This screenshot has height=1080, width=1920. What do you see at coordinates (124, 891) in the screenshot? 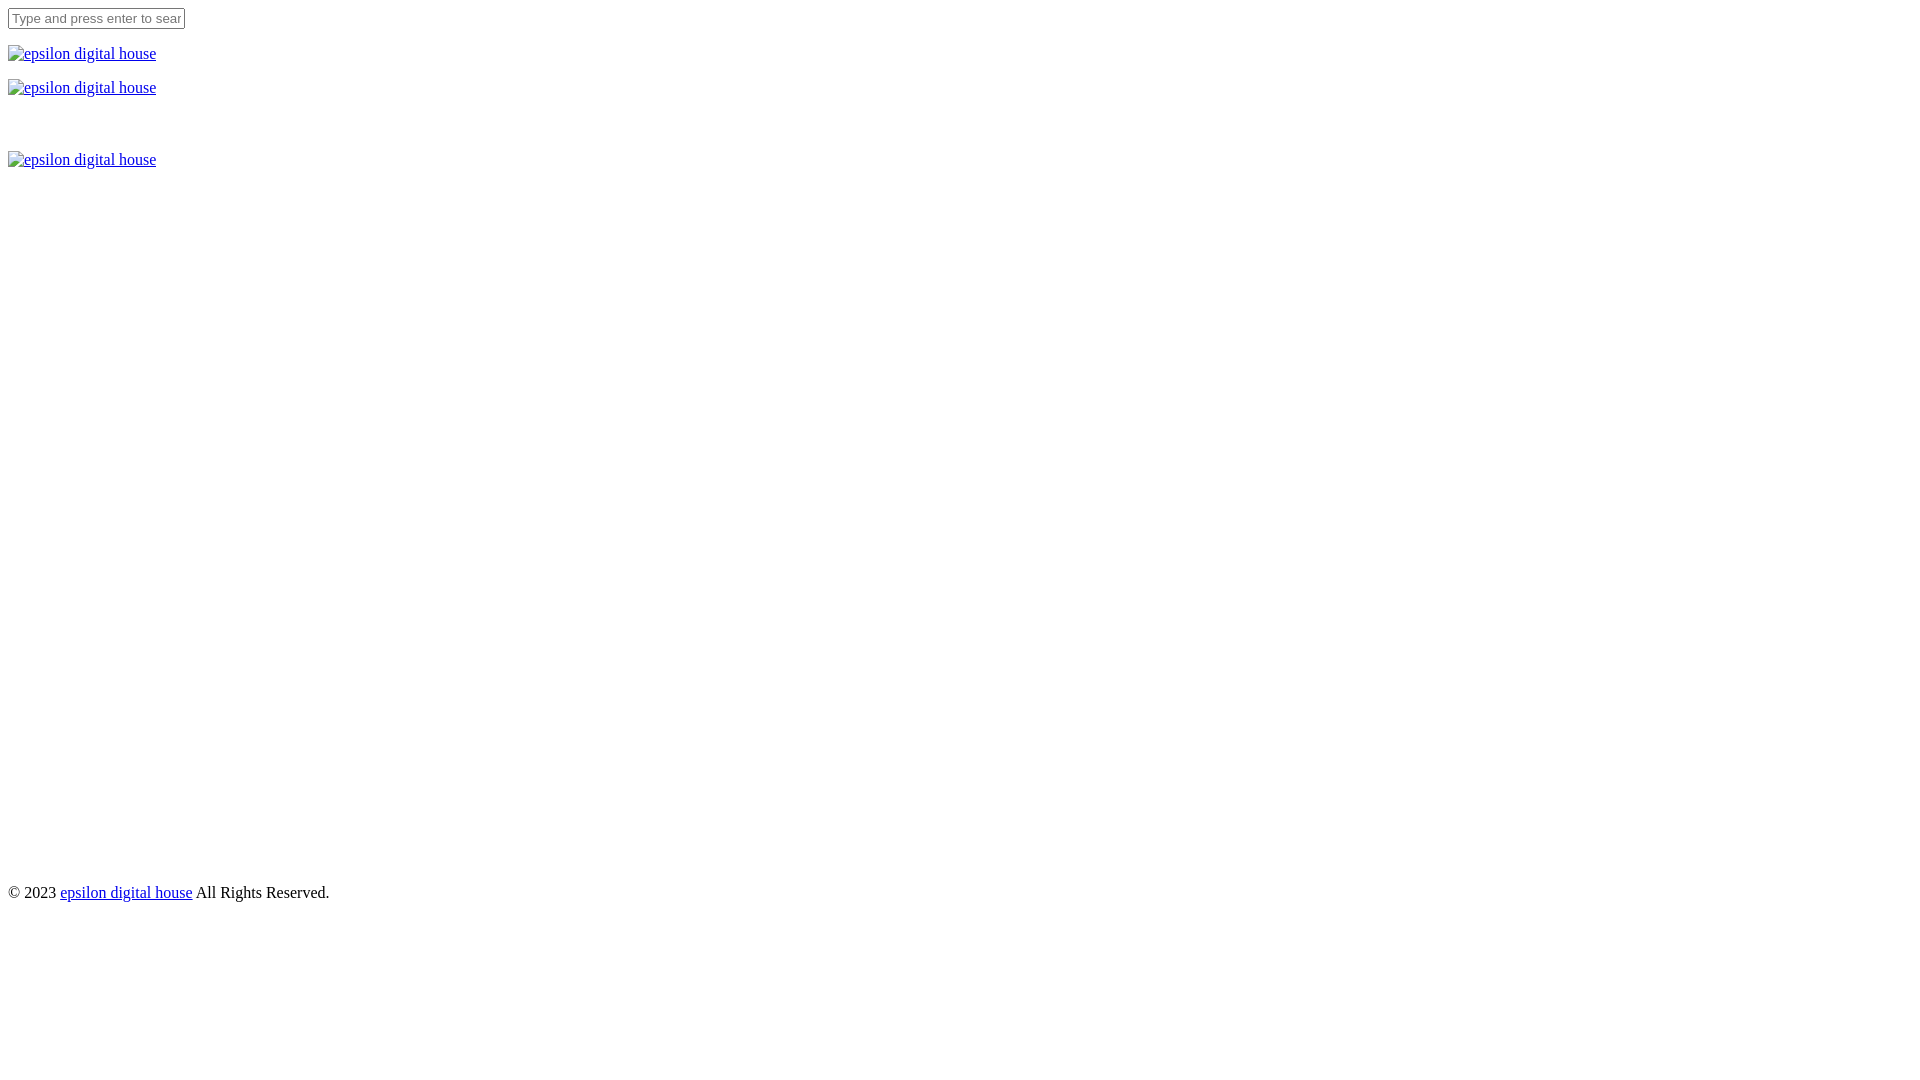
I see `'epsilon digital house'` at bounding box center [124, 891].